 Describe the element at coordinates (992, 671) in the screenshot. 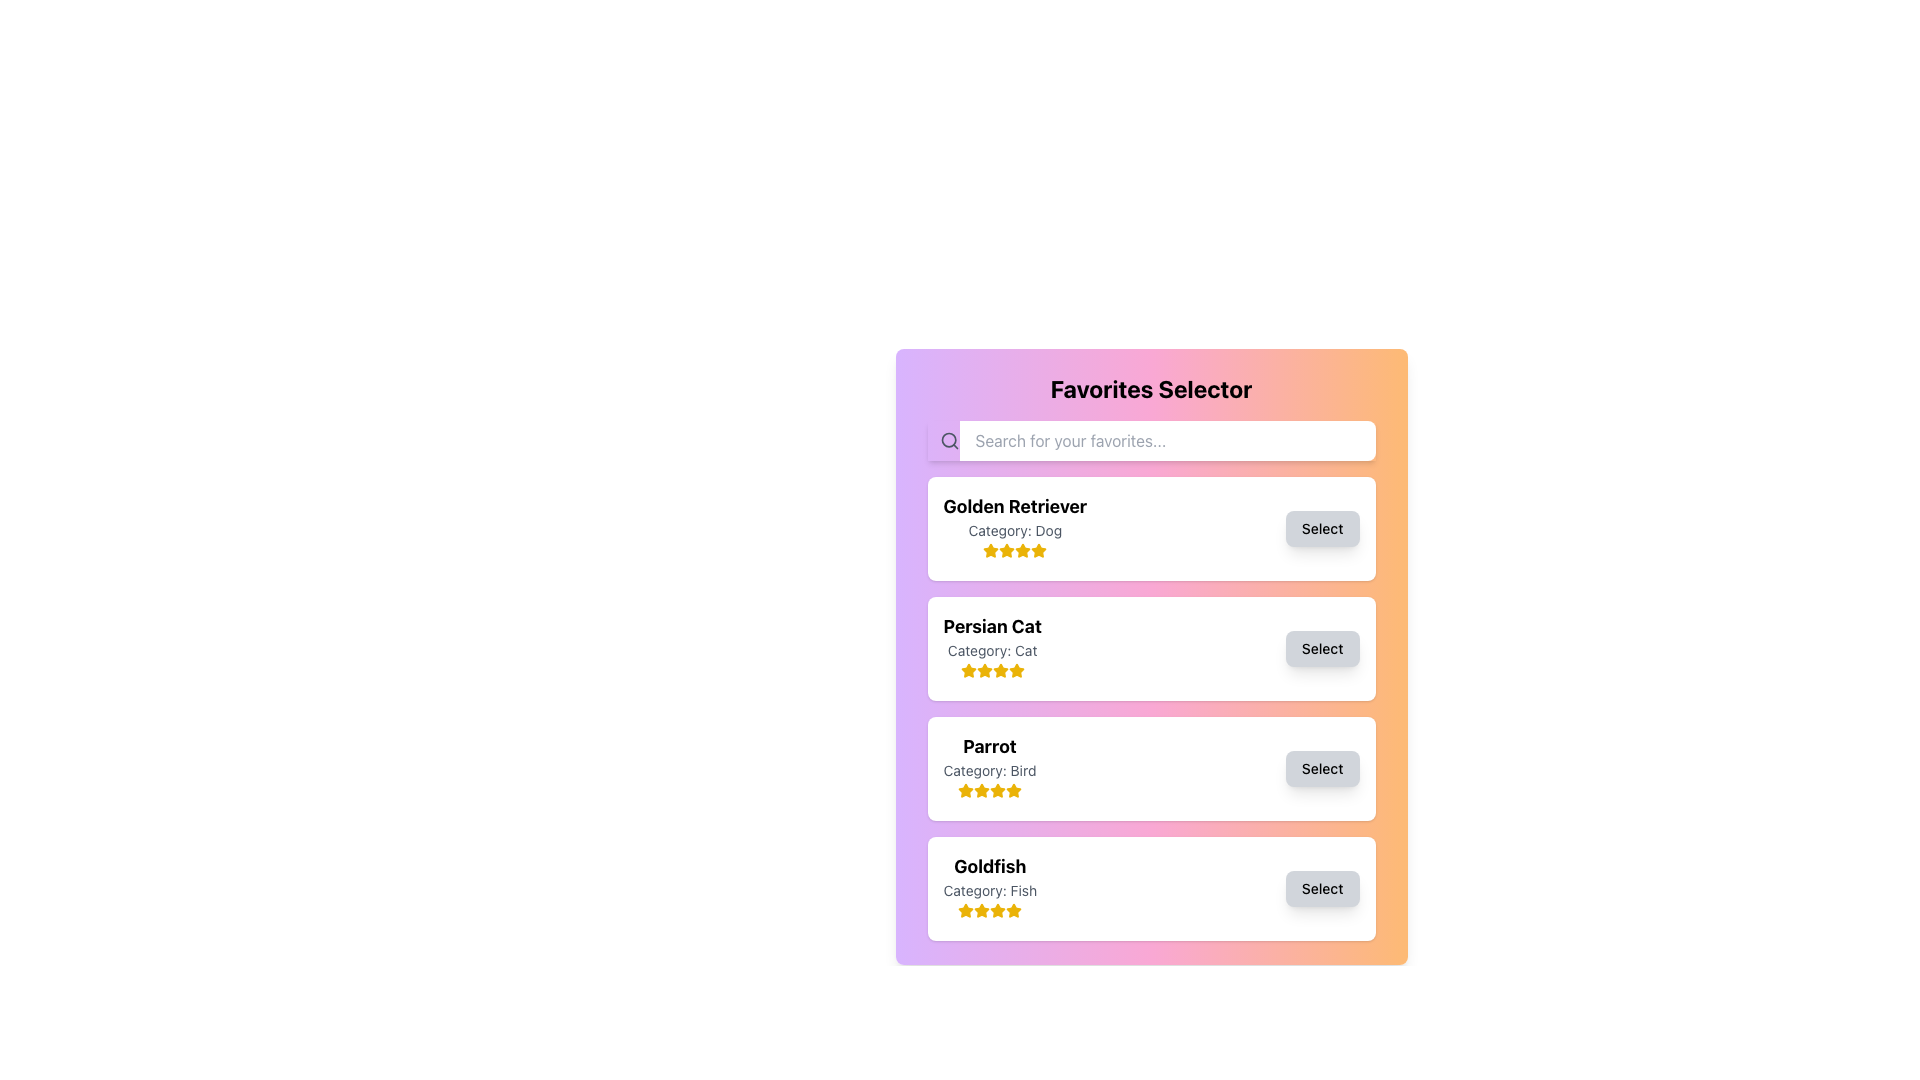

I see `the third star icon in the rating system under the 'Persian Cat' card` at that location.